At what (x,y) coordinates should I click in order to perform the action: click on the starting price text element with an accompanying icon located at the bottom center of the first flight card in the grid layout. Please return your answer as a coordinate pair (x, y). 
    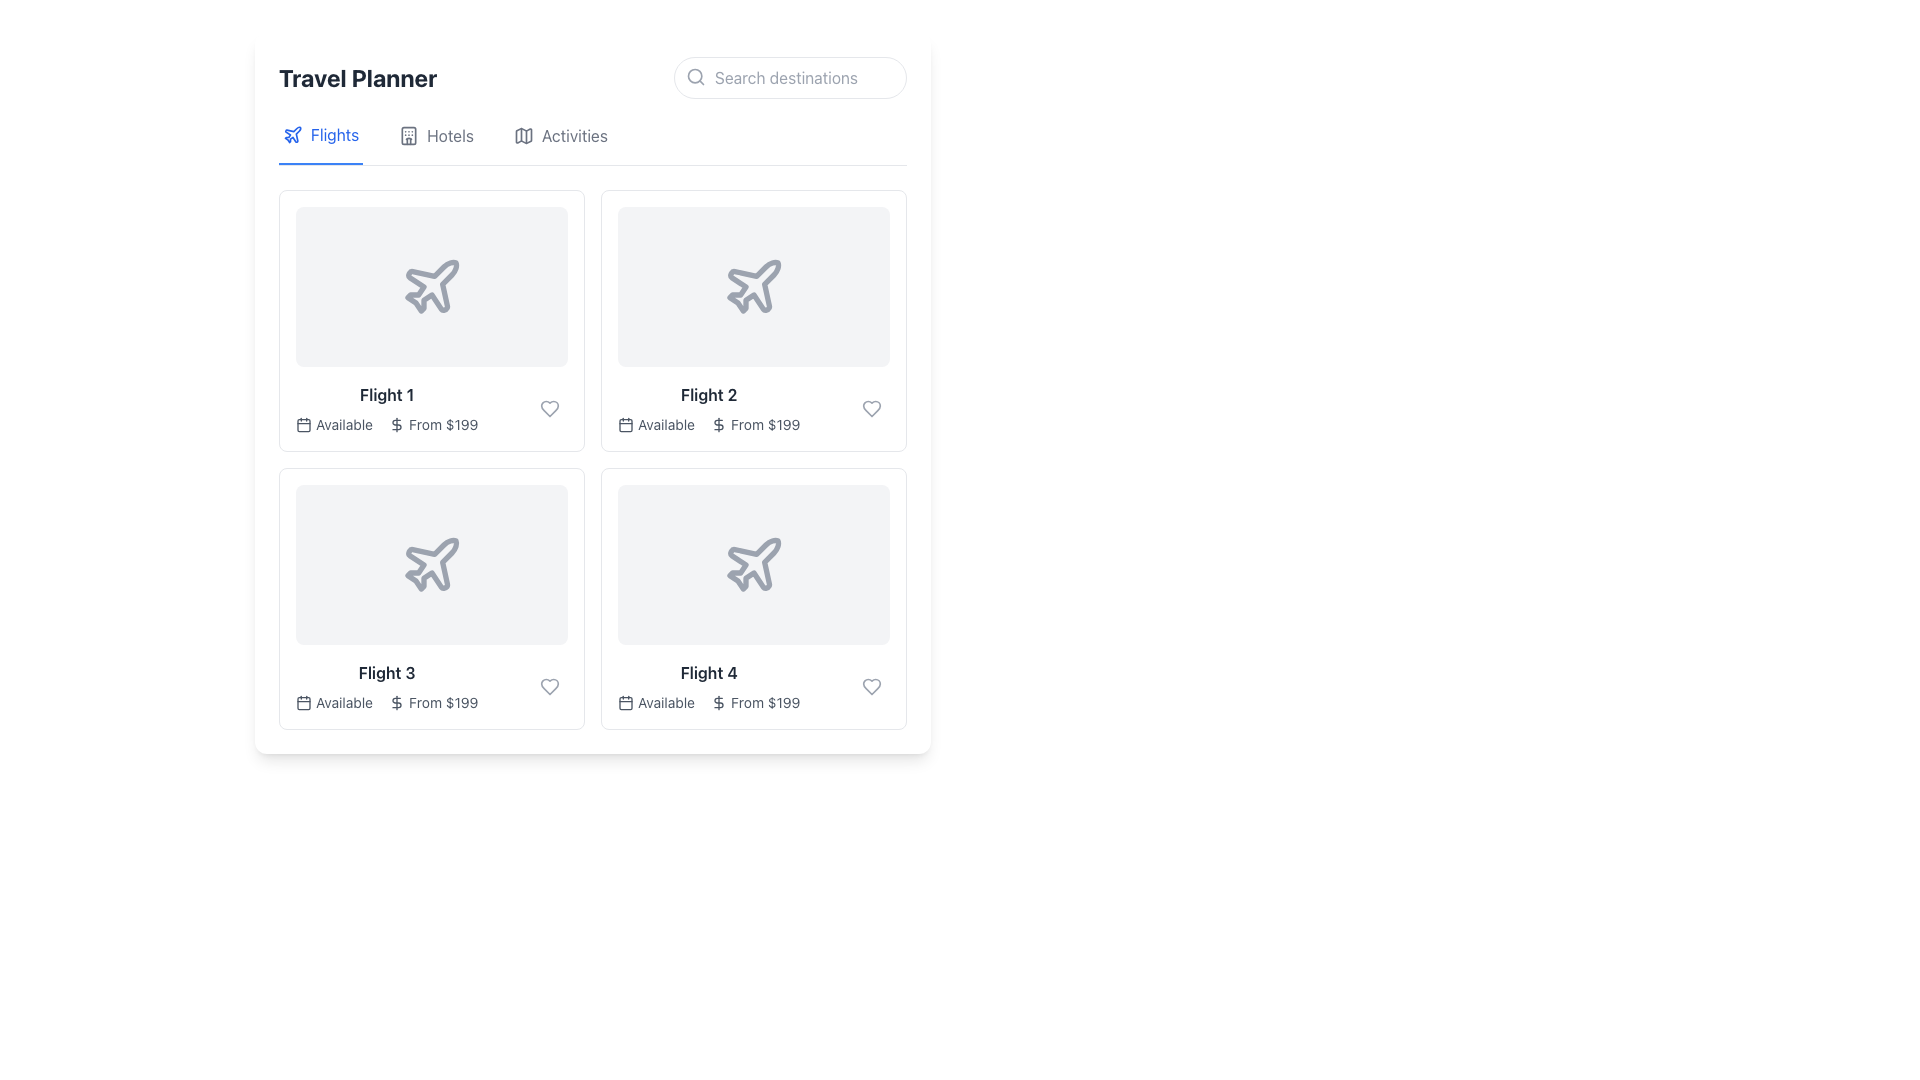
    Looking at the image, I should click on (432, 423).